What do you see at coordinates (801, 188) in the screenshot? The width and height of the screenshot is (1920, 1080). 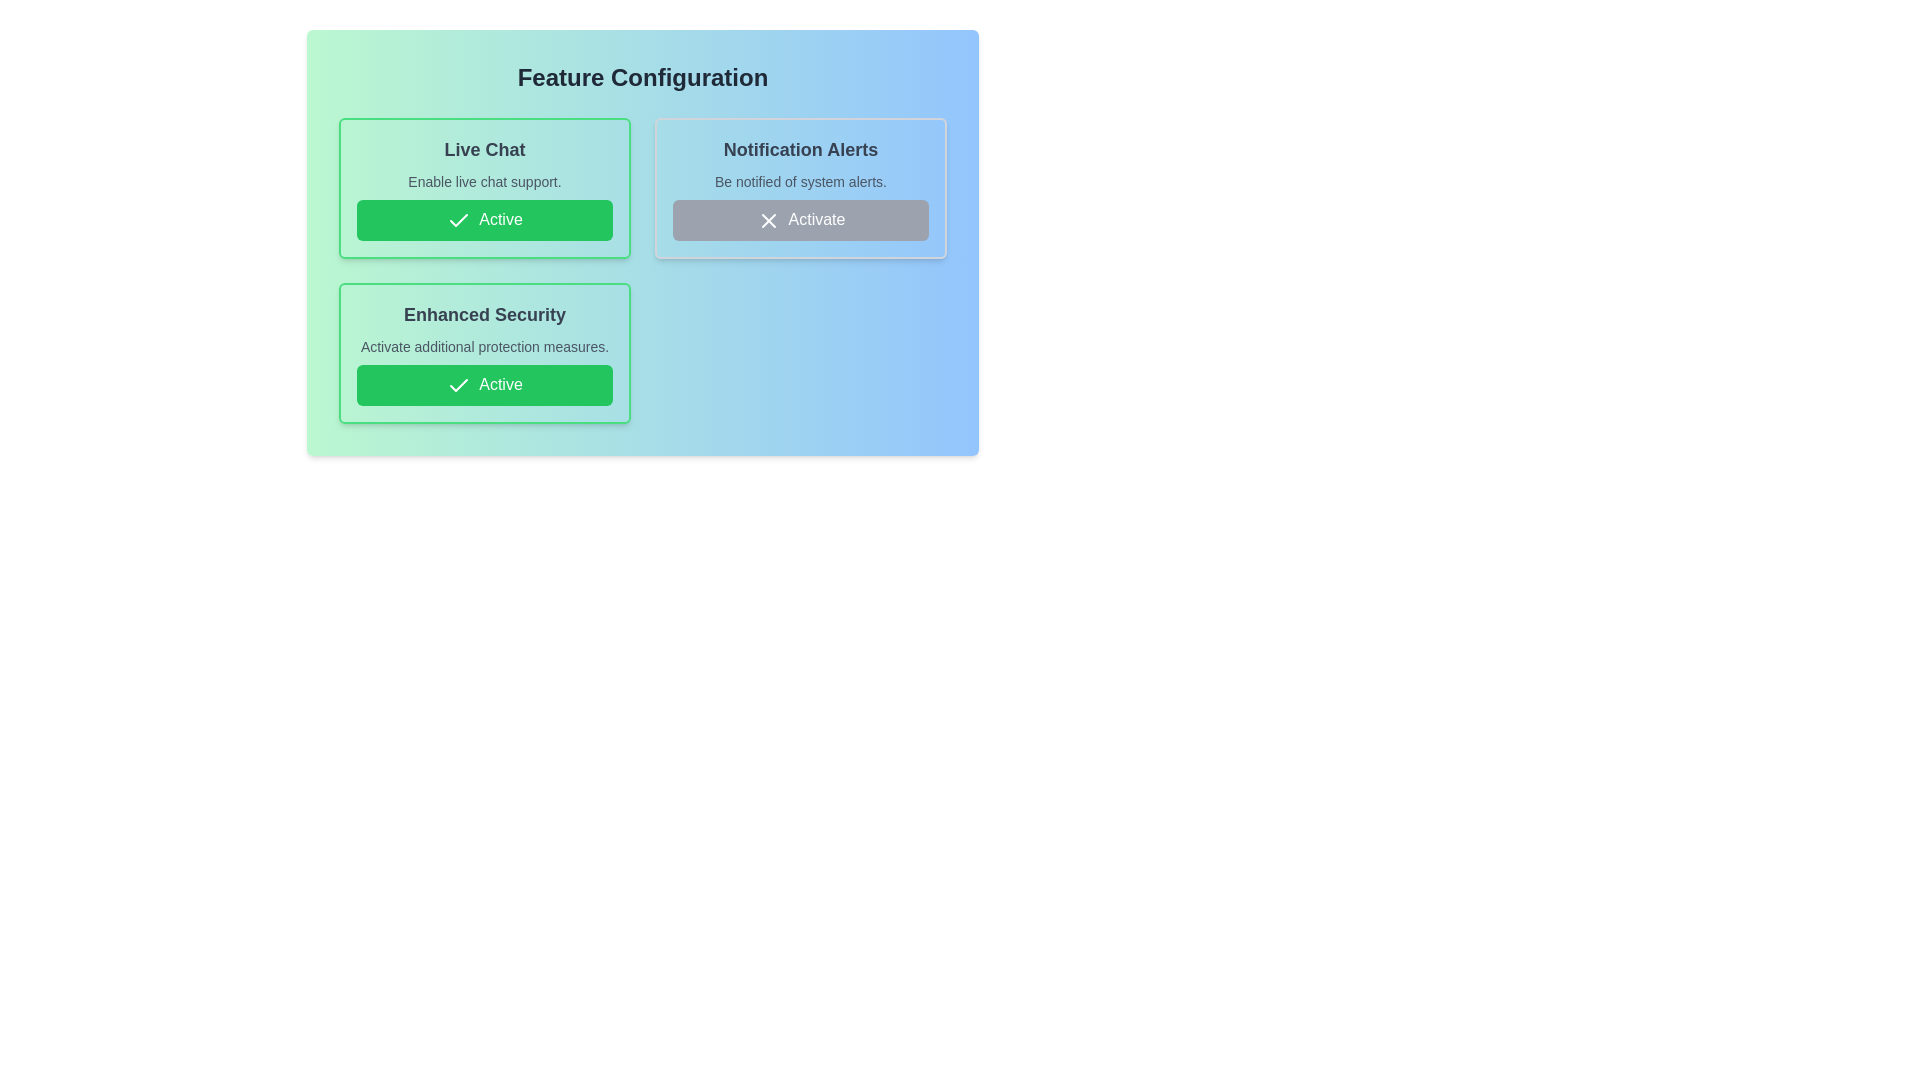 I see `the text and description of the feature Notification Alerts` at bounding box center [801, 188].